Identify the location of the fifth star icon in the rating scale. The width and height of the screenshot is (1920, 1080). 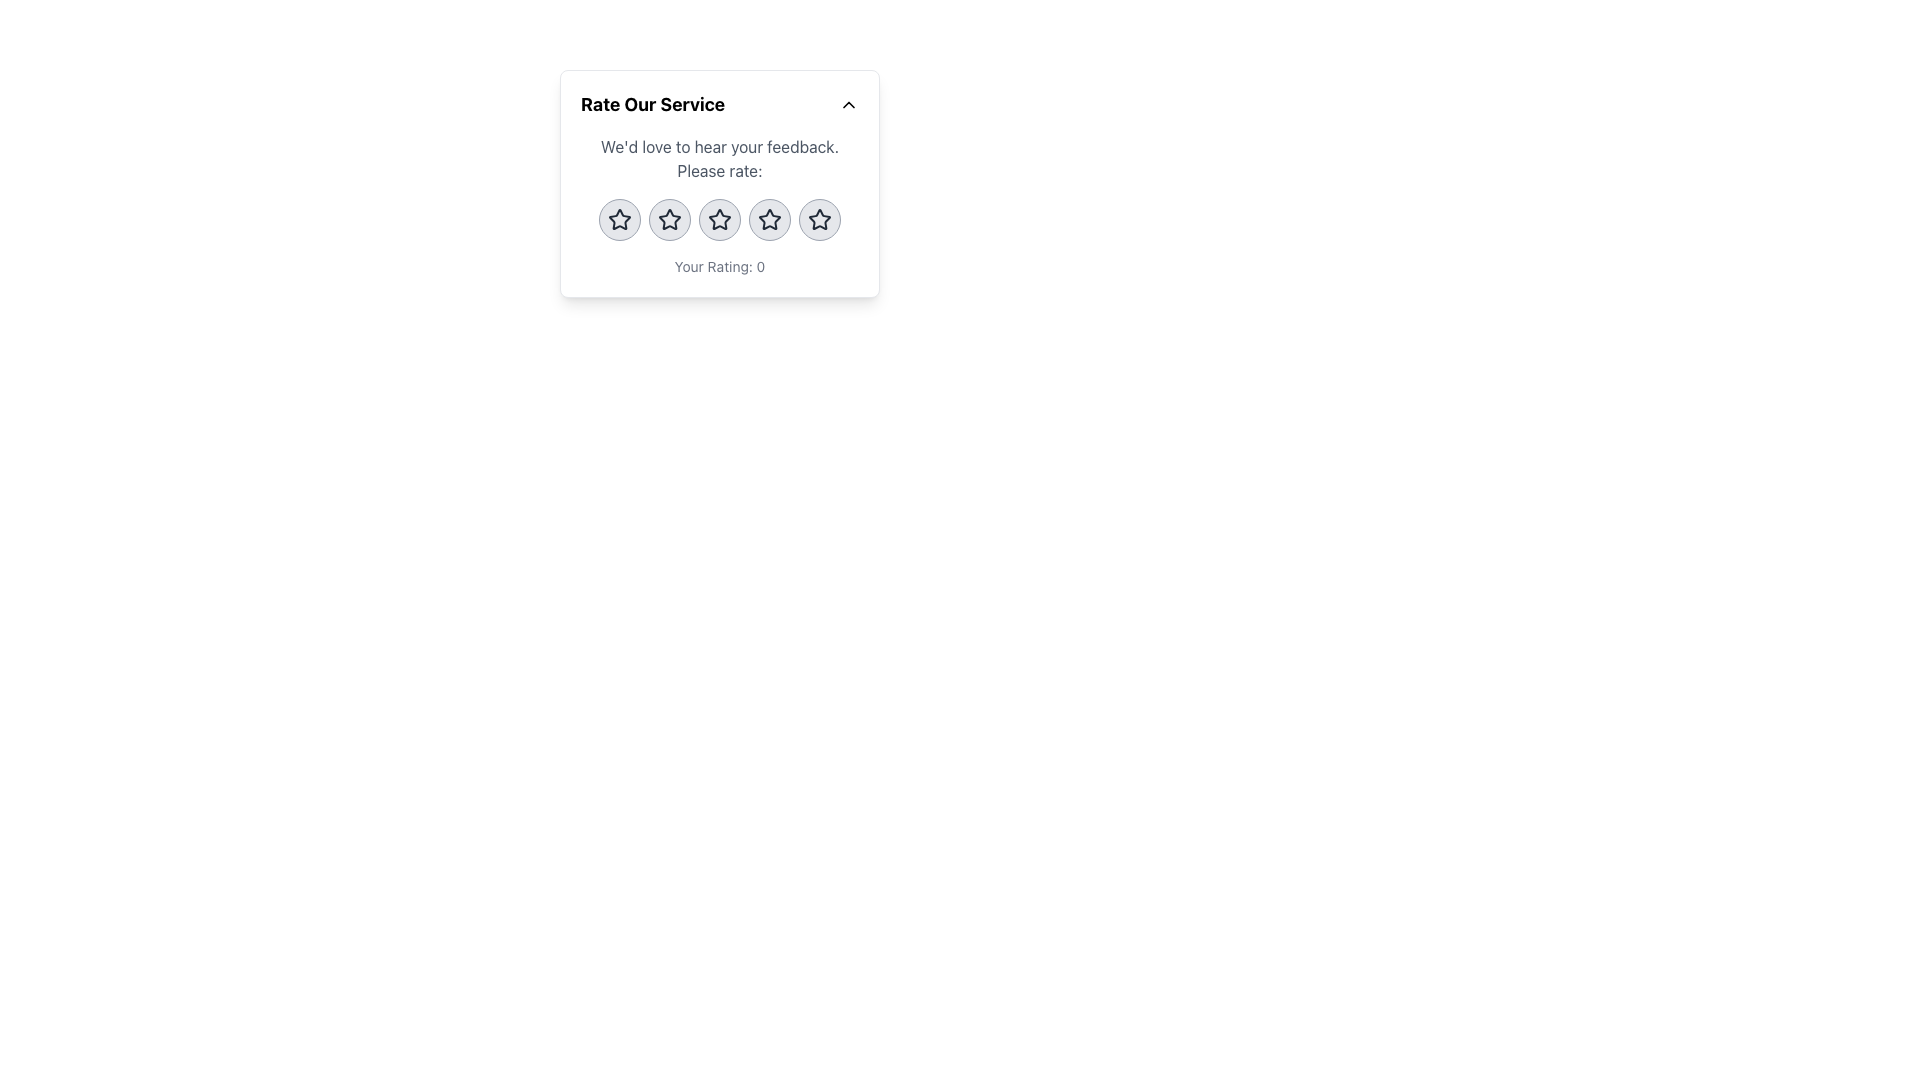
(820, 219).